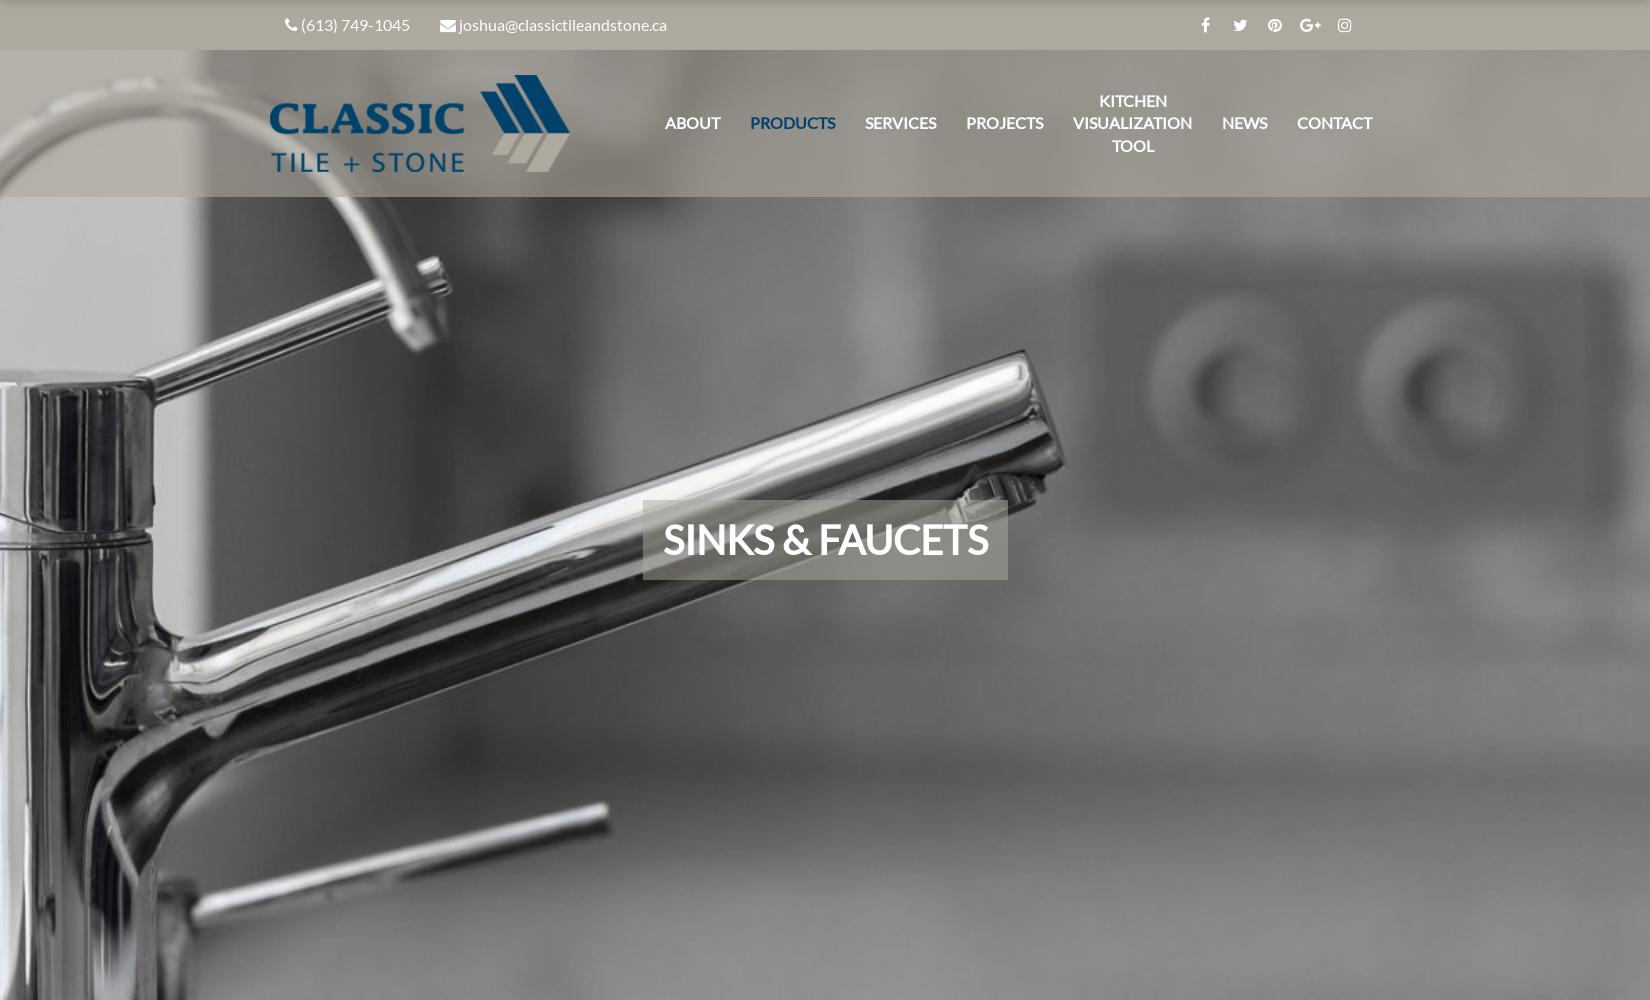 The width and height of the screenshot is (1650, 1000). What do you see at coordinates (355, 24) in the screenshot?
I see `'(613) 749-1045'` at bounding box center [355, 24].